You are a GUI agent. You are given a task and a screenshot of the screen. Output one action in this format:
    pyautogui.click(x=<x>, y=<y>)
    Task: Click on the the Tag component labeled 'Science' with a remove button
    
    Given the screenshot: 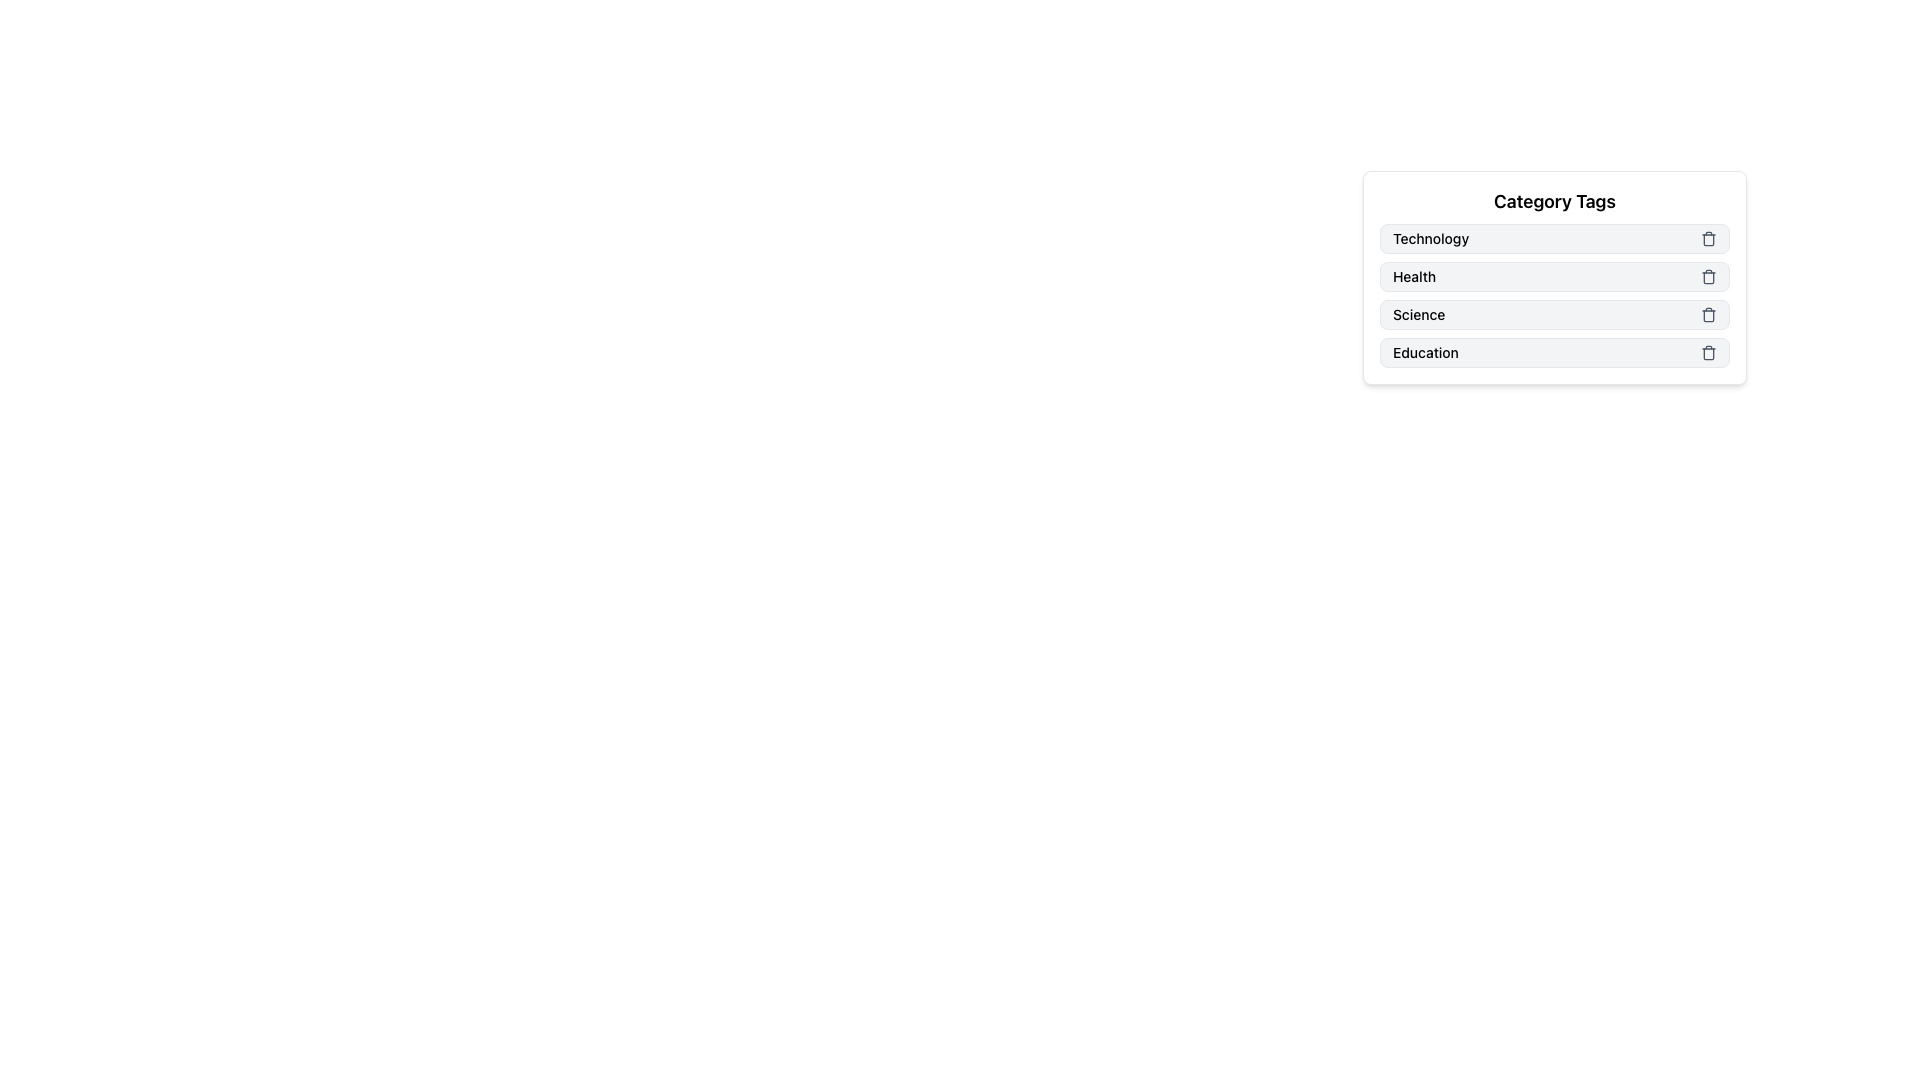 What is the action you would take?
    pyautogui.click(x=1554, y=315)
    